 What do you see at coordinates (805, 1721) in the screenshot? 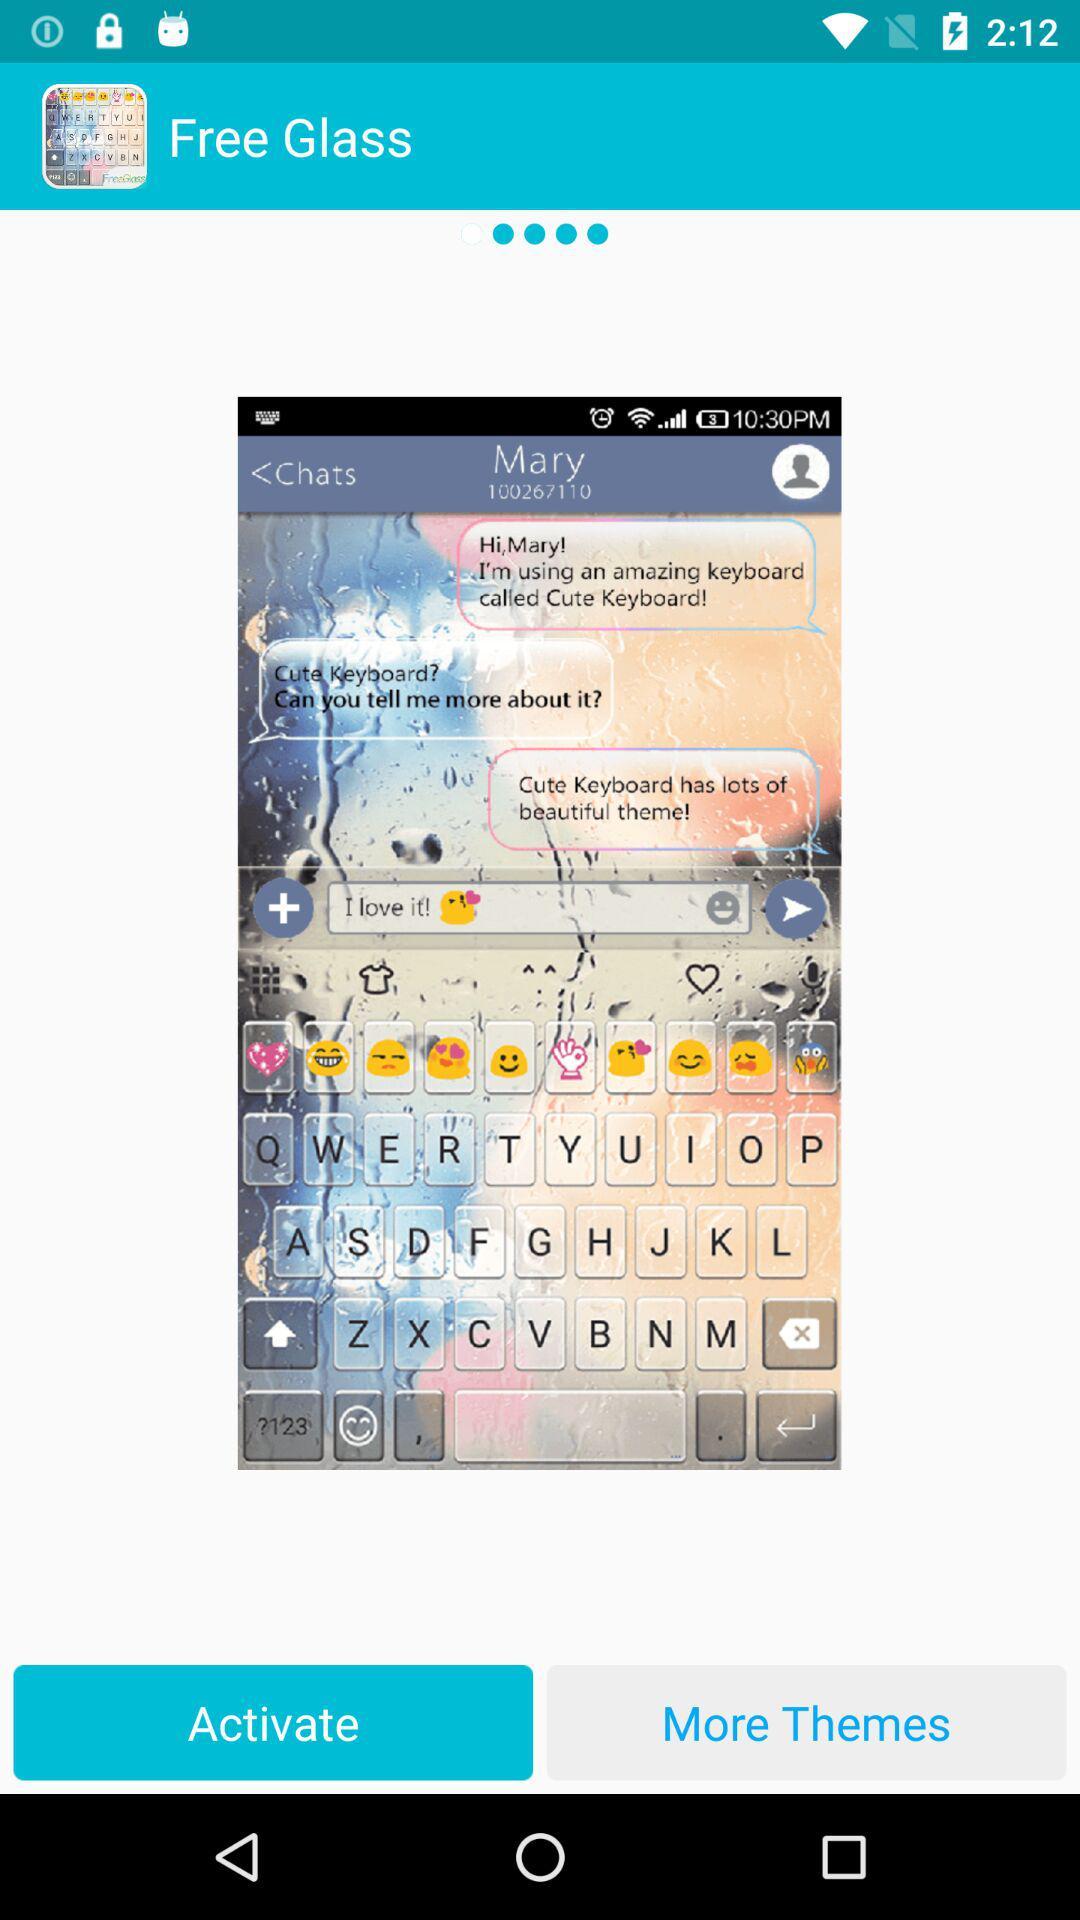
I see `more themes at the bottom right corner` at bounding box center [805, 1721].